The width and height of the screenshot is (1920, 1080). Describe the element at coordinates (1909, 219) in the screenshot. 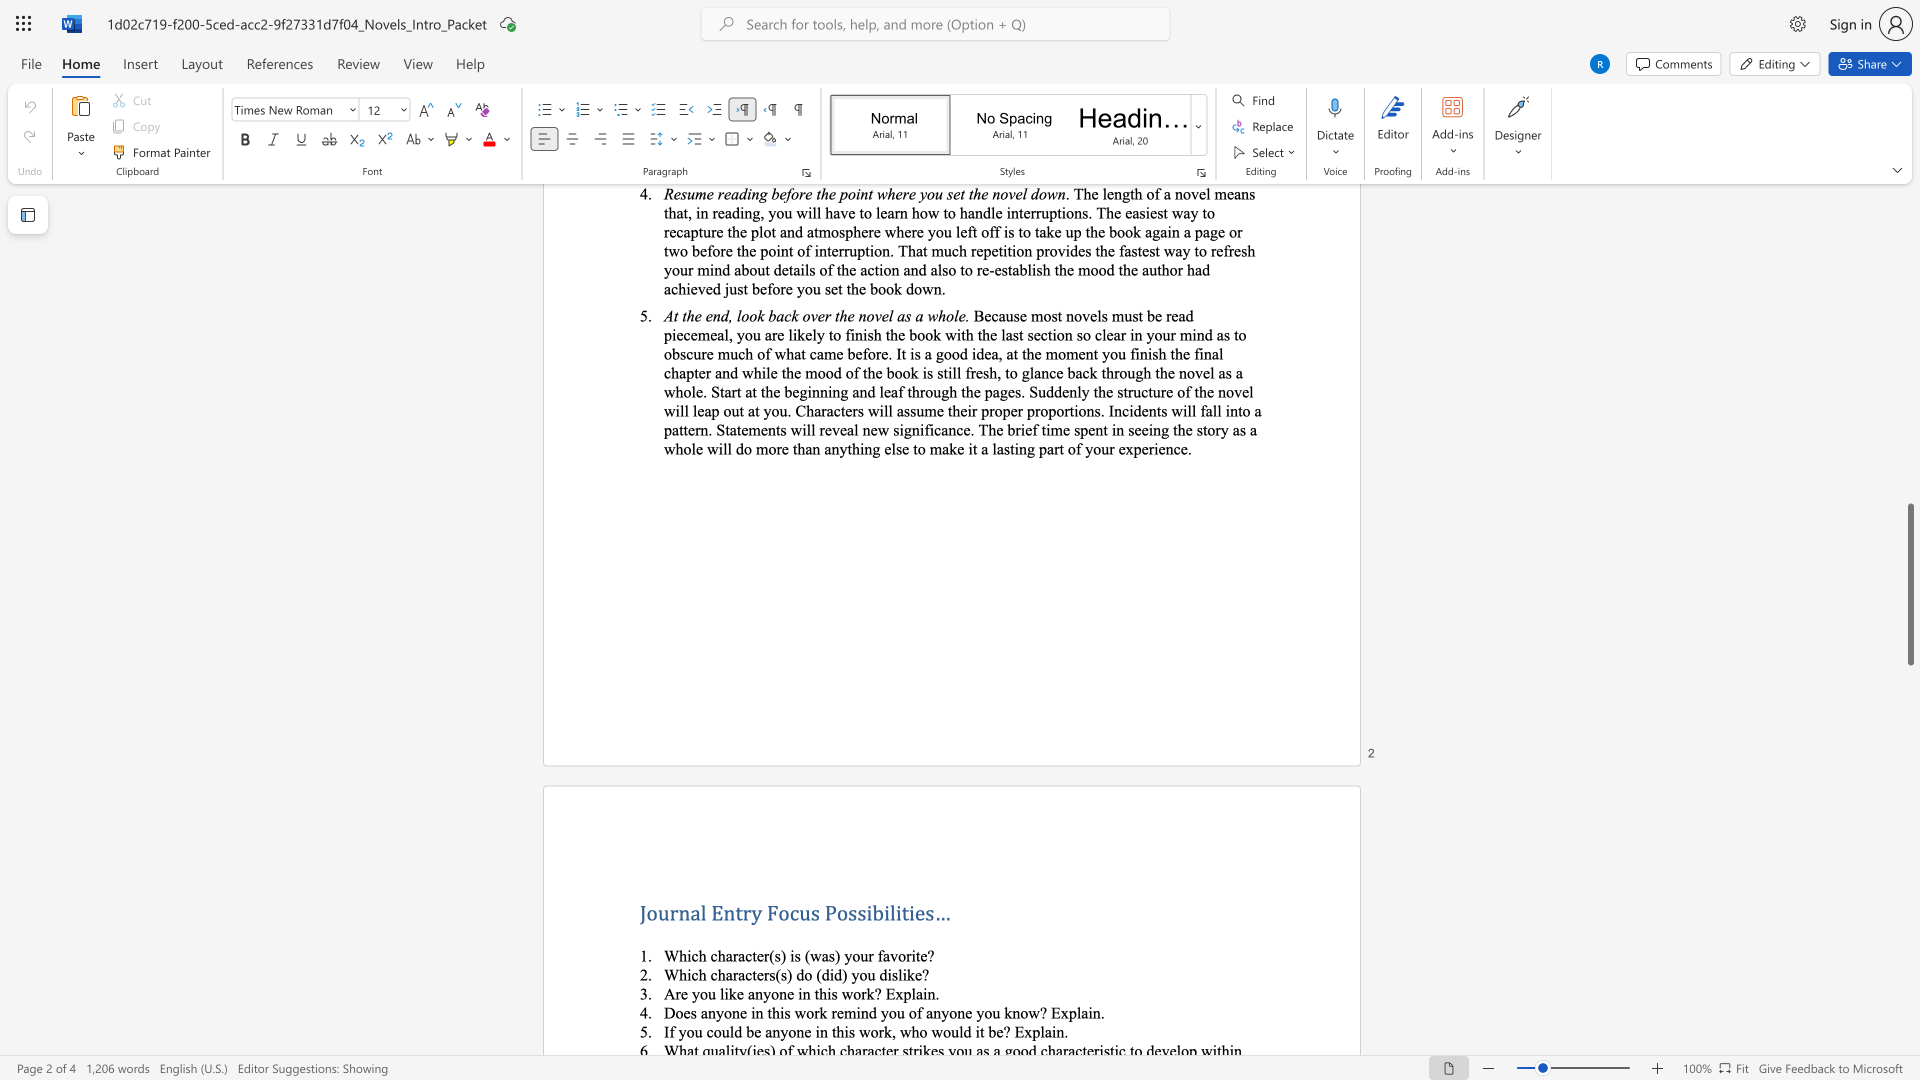

I see `the scrollbar on the right side to scroll the page up` at that location.